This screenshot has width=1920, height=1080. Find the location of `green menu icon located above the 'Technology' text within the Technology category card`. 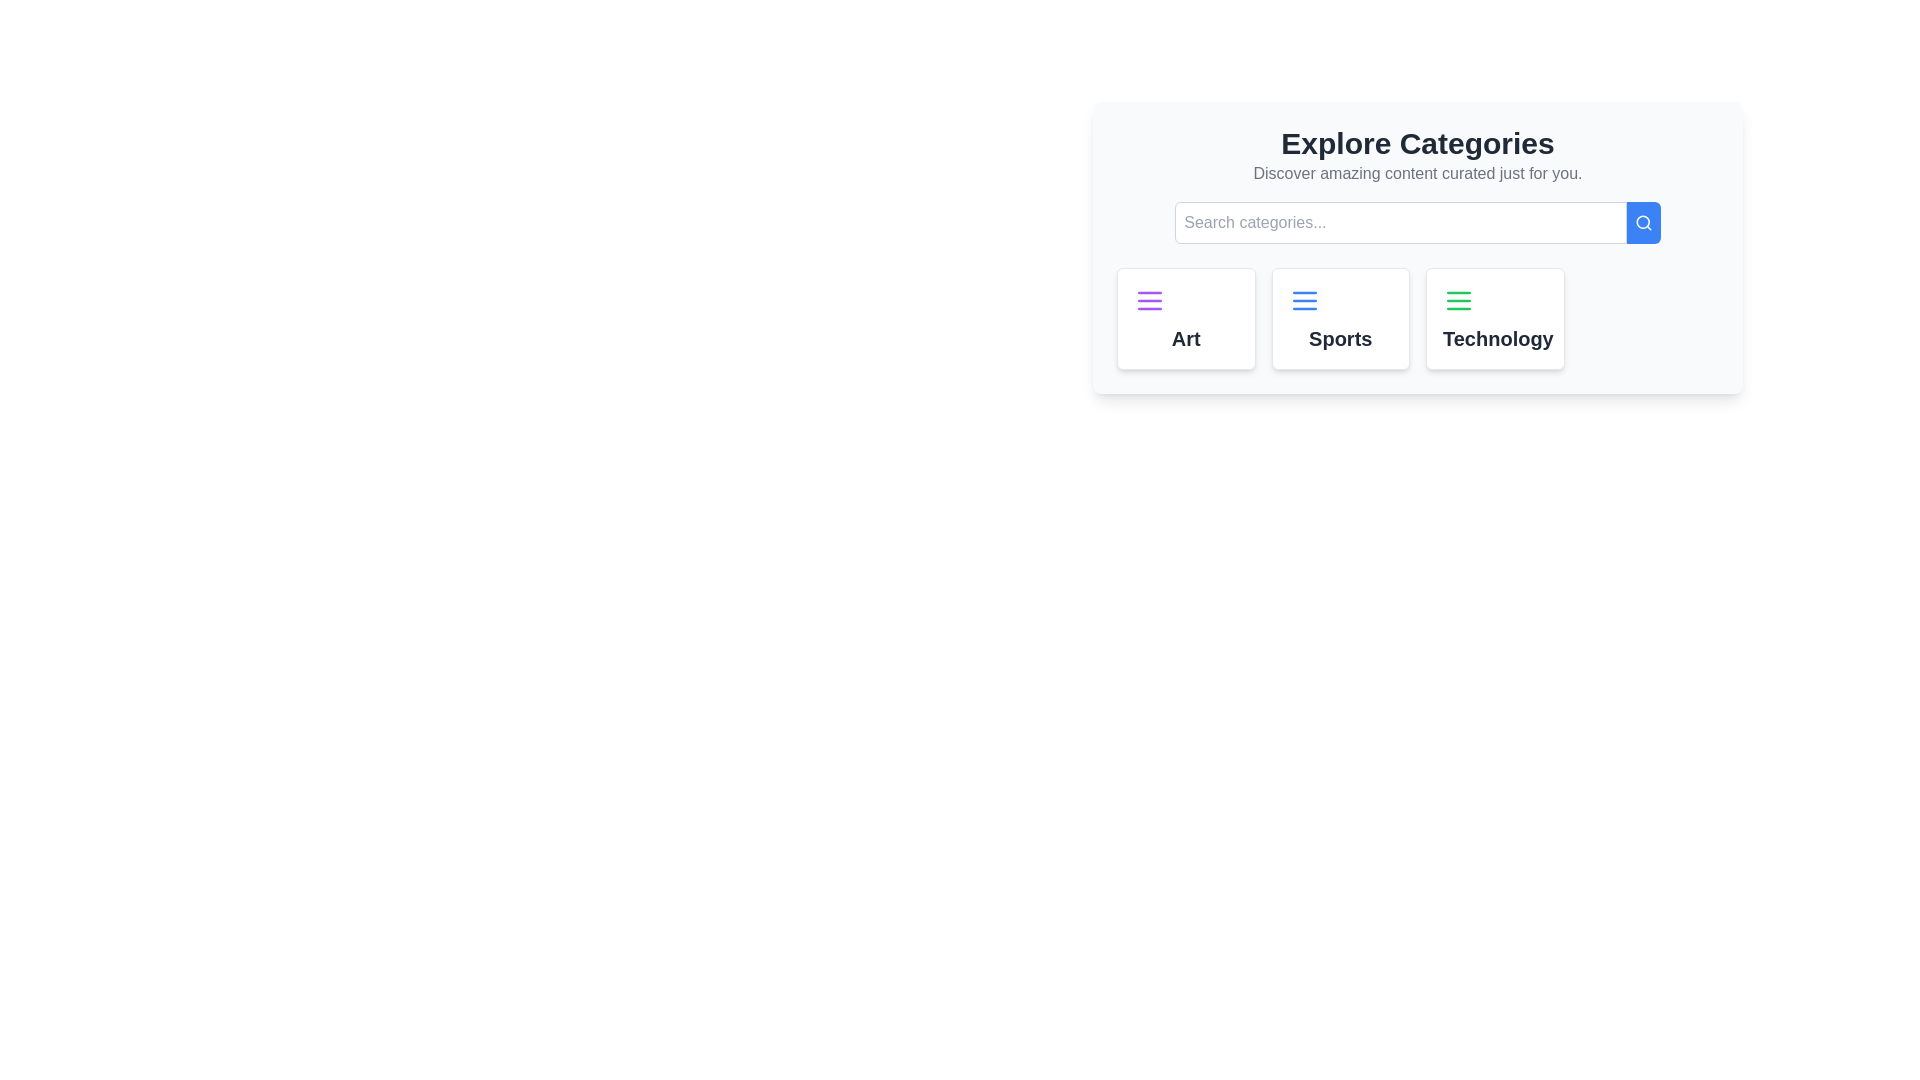

green menu icon located above the 'Technology' text within the Technology category card is located at coordinates (1459, 300).